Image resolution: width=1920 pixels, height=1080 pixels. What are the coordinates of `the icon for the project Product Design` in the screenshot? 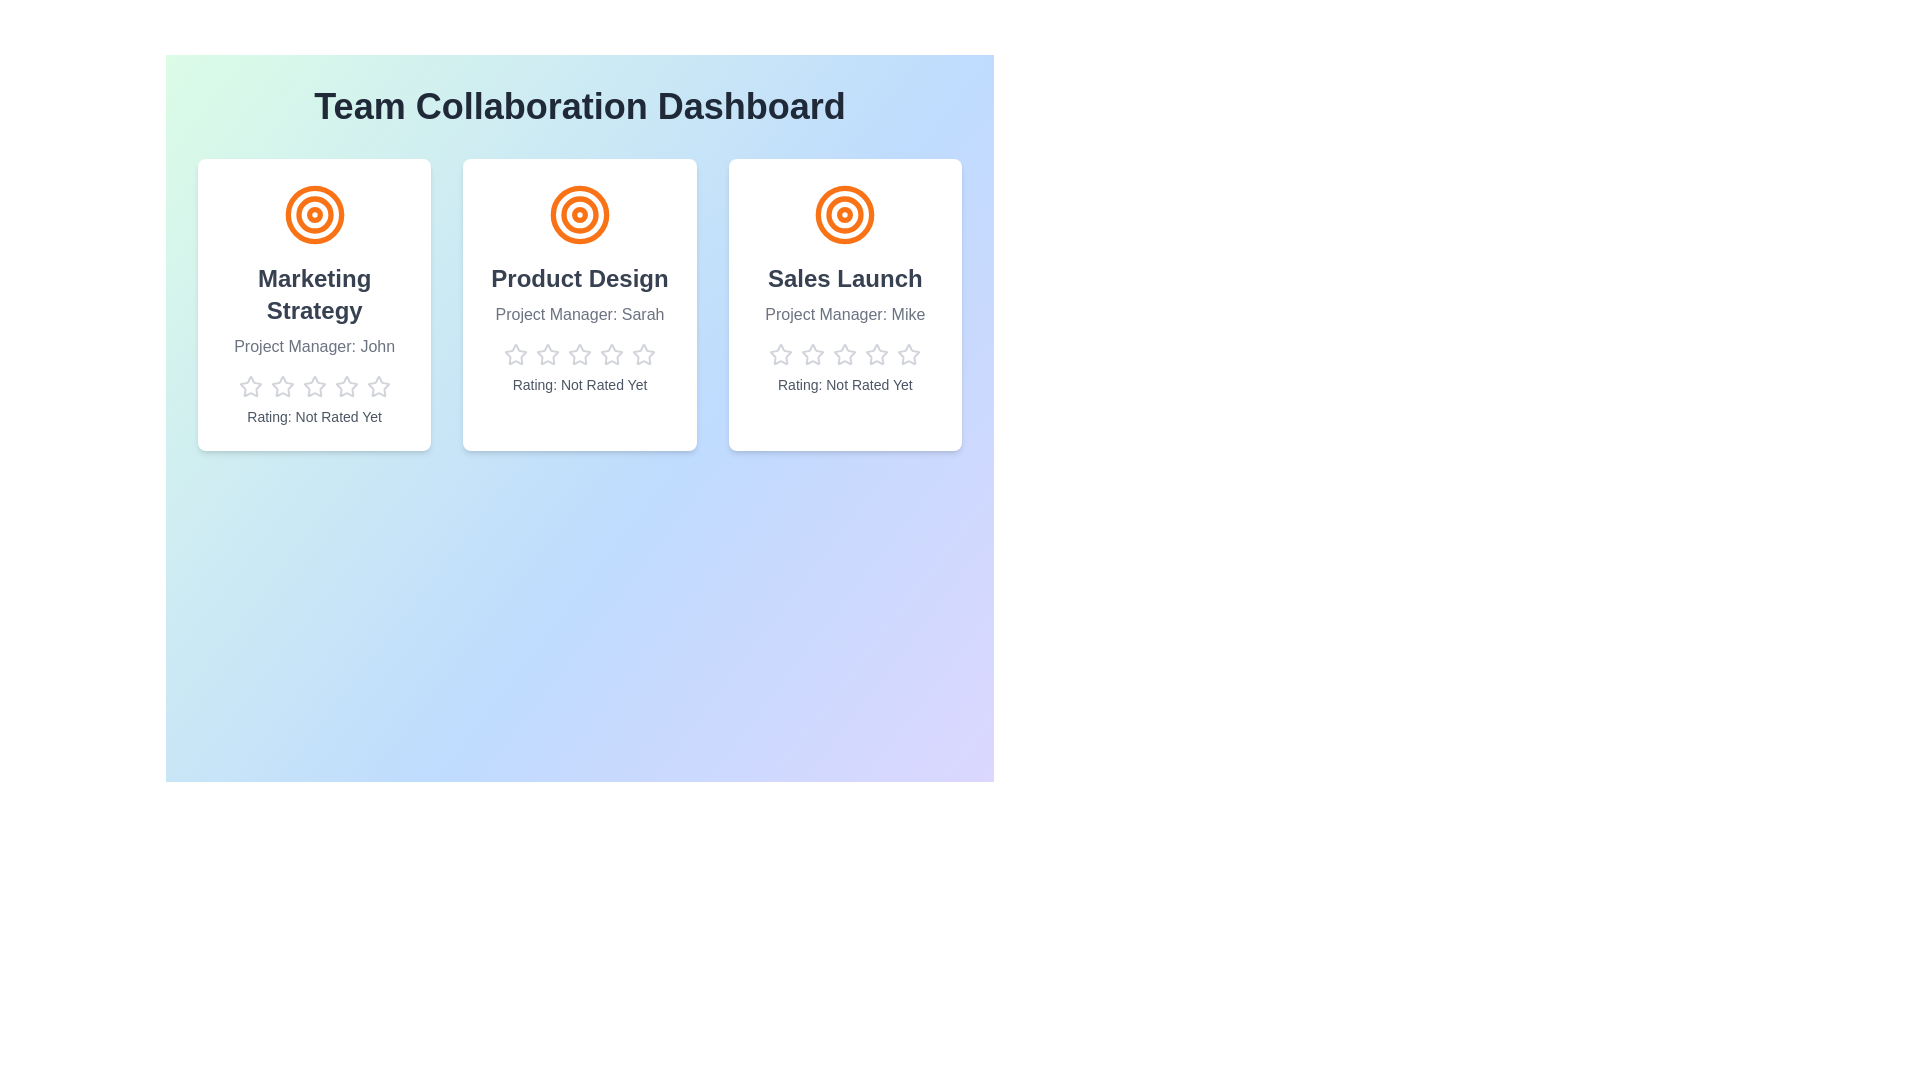 It's located at (578, 215).